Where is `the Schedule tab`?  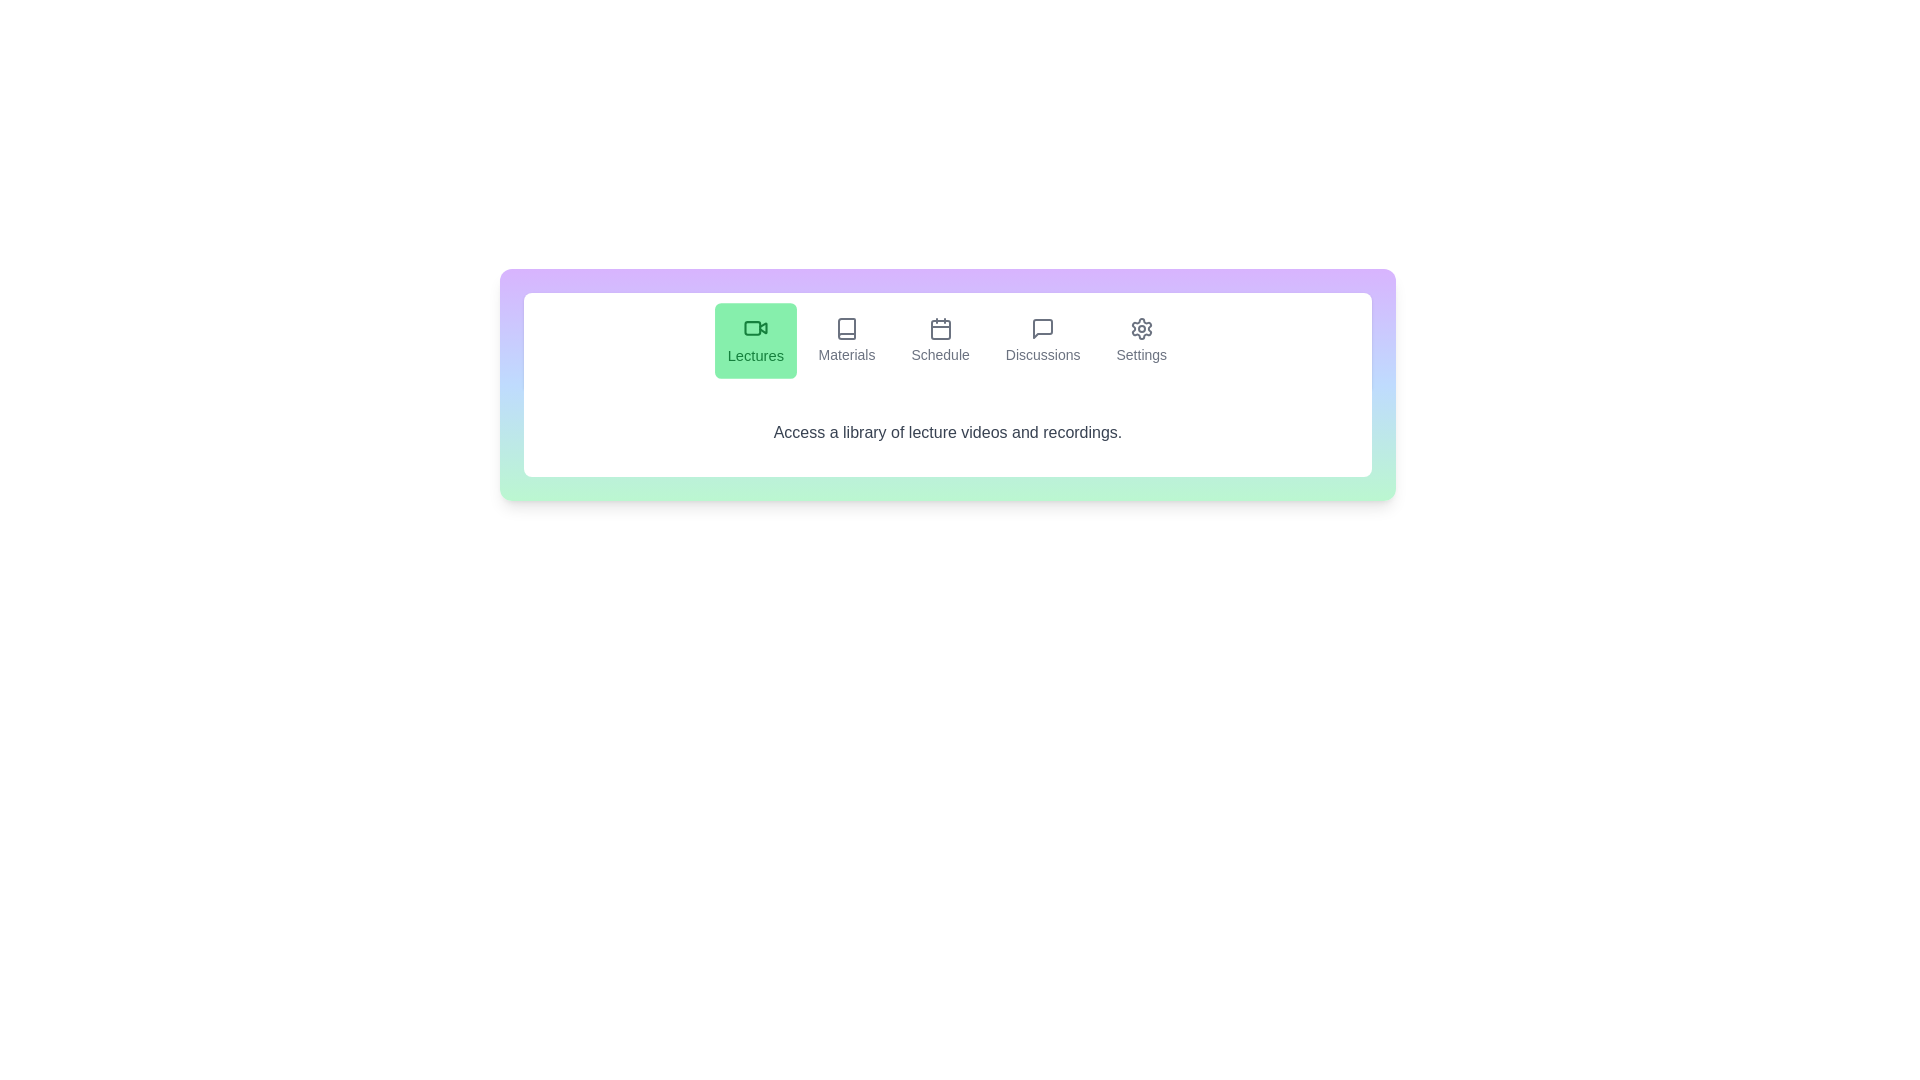
the Schedule tab is located at coordinates (939, 339).